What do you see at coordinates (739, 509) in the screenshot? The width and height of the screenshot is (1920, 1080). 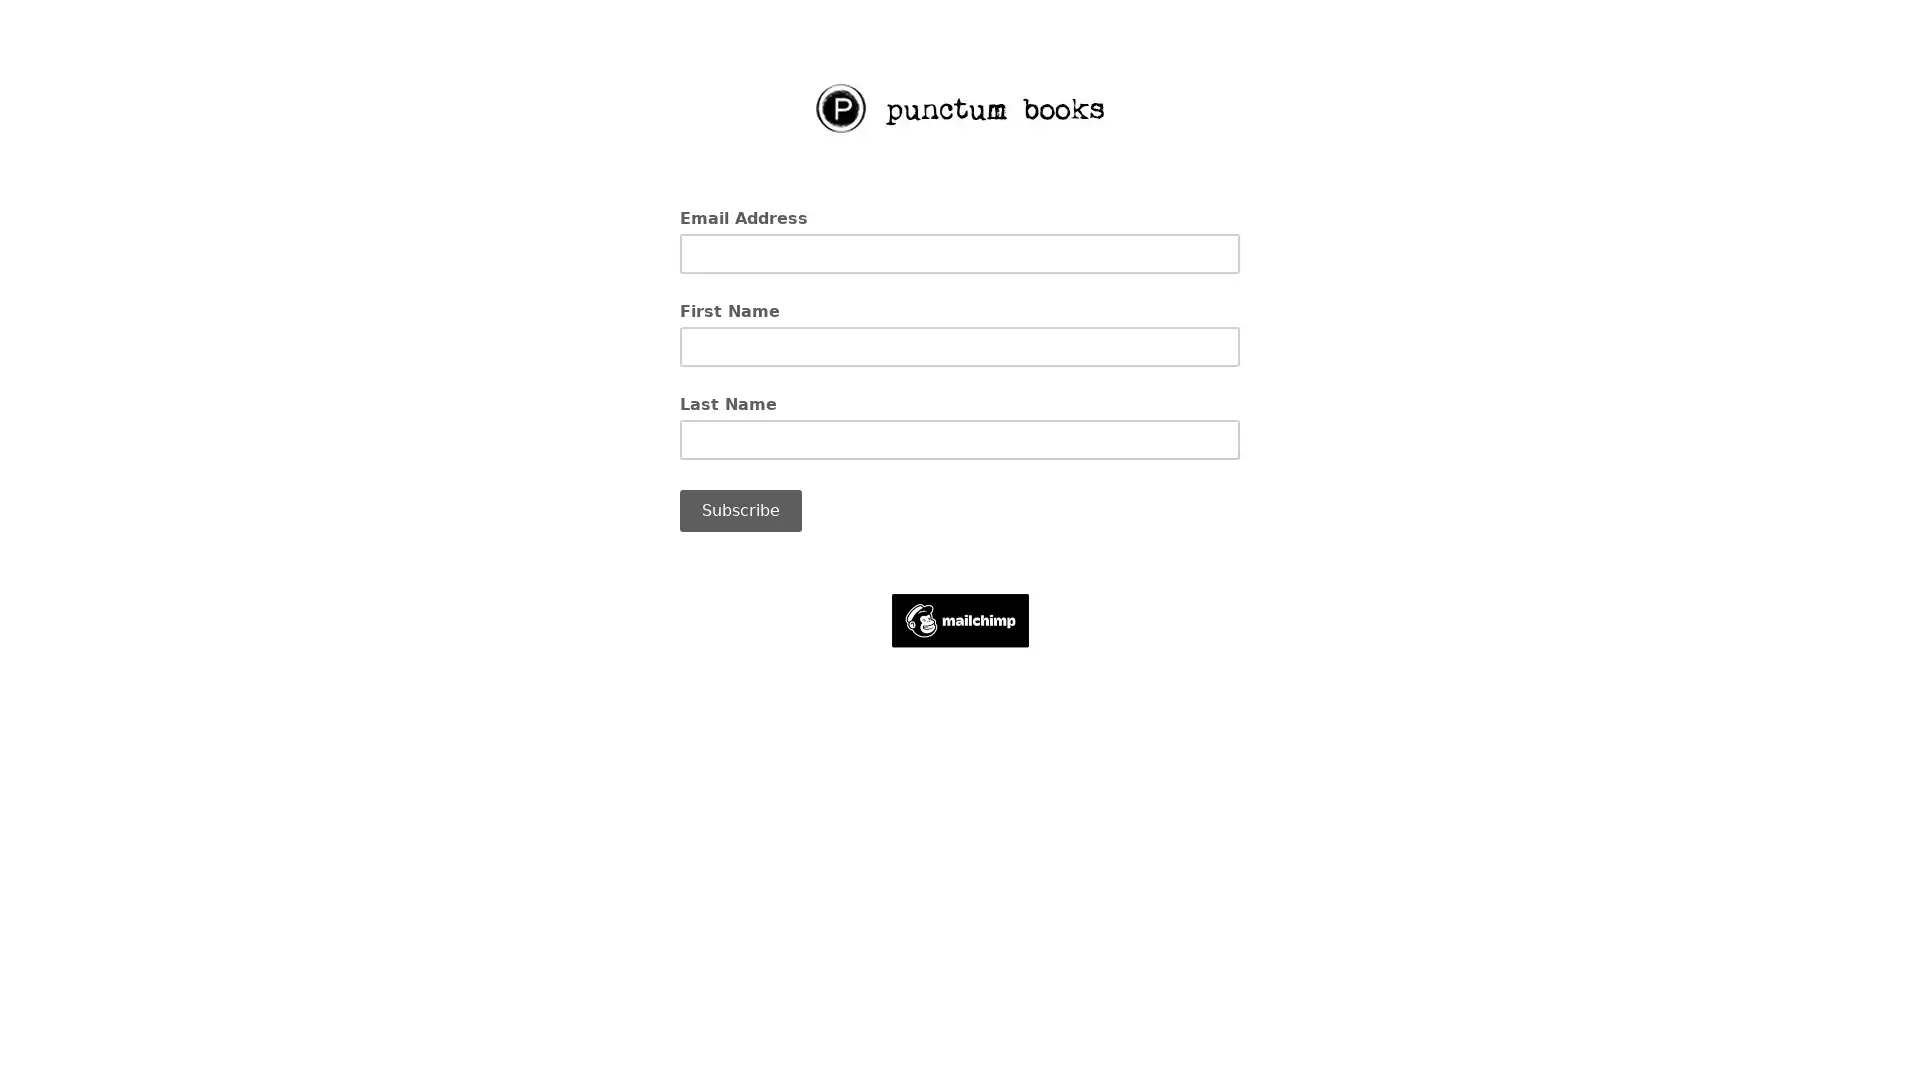 I see `Subscribe` at bounding box center [739, 509].